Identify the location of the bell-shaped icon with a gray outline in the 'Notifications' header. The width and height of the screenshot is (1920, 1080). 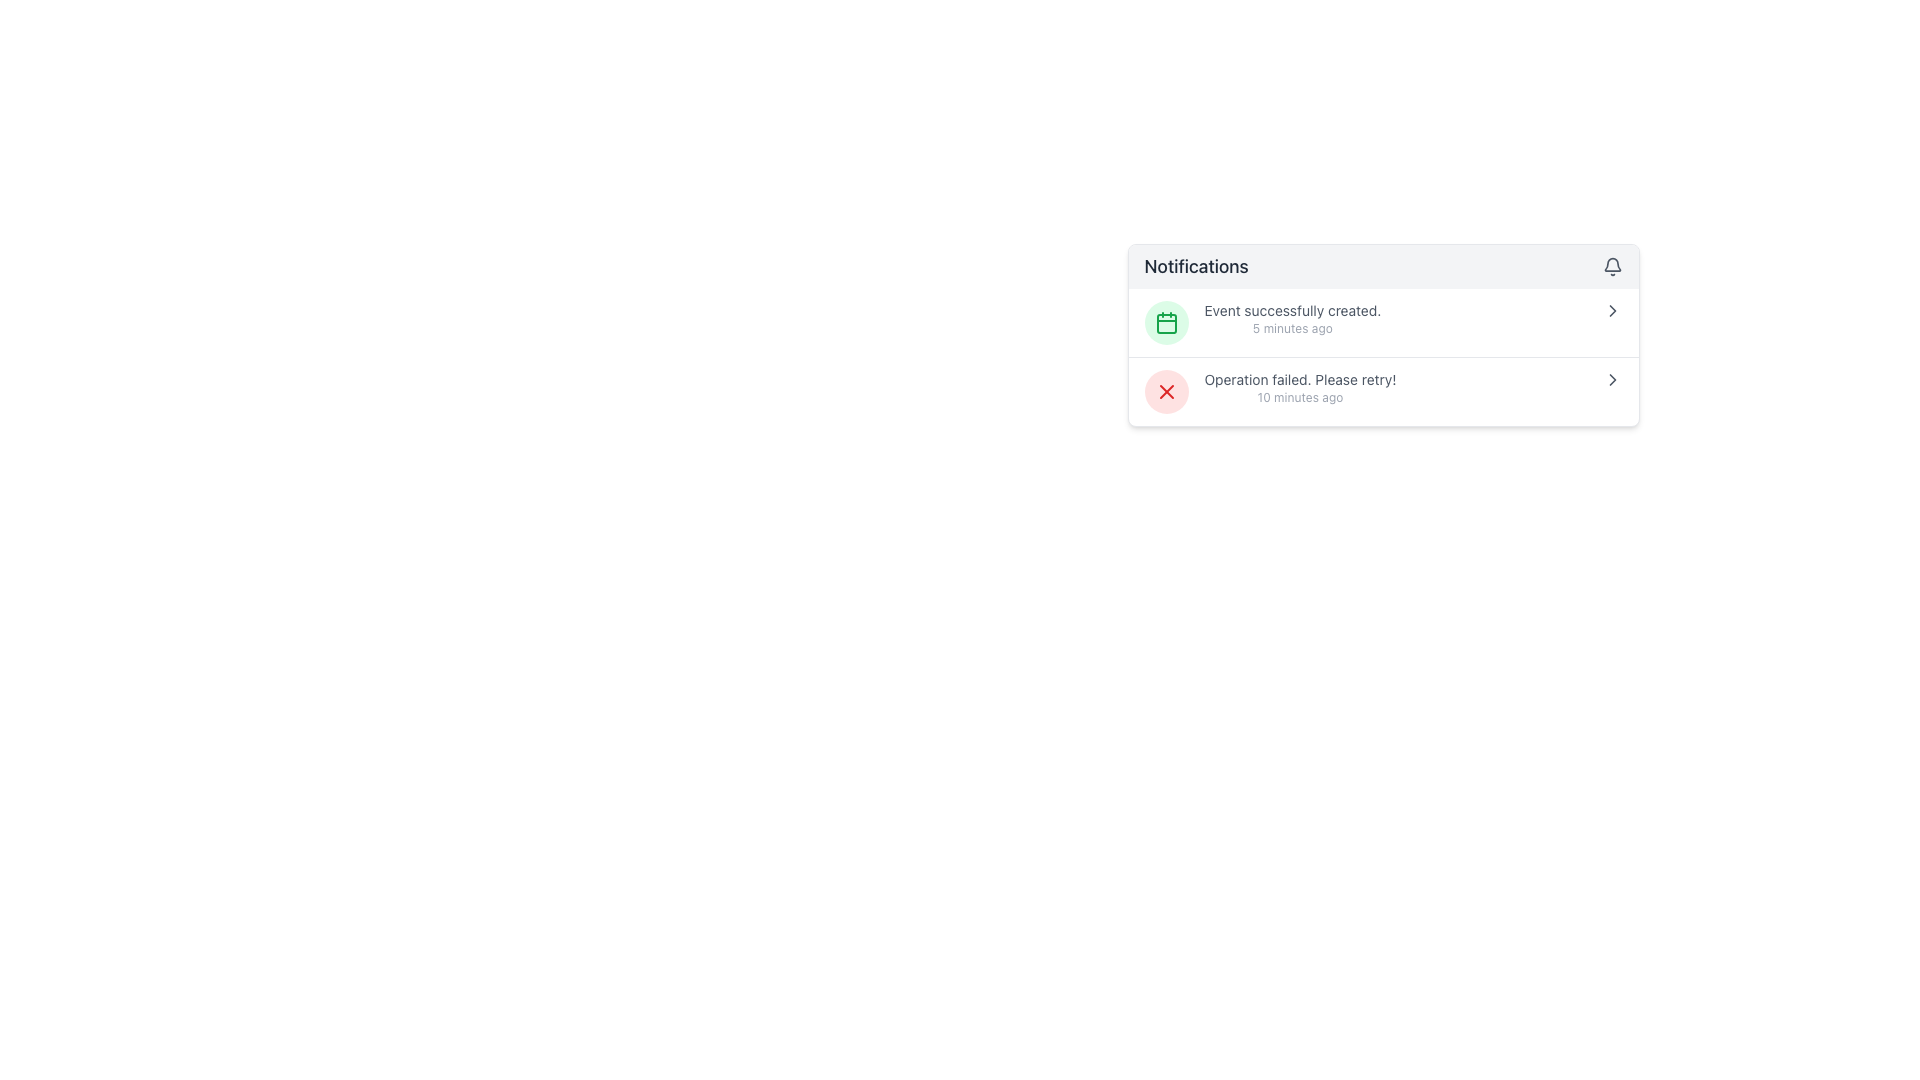
(1612, 265).